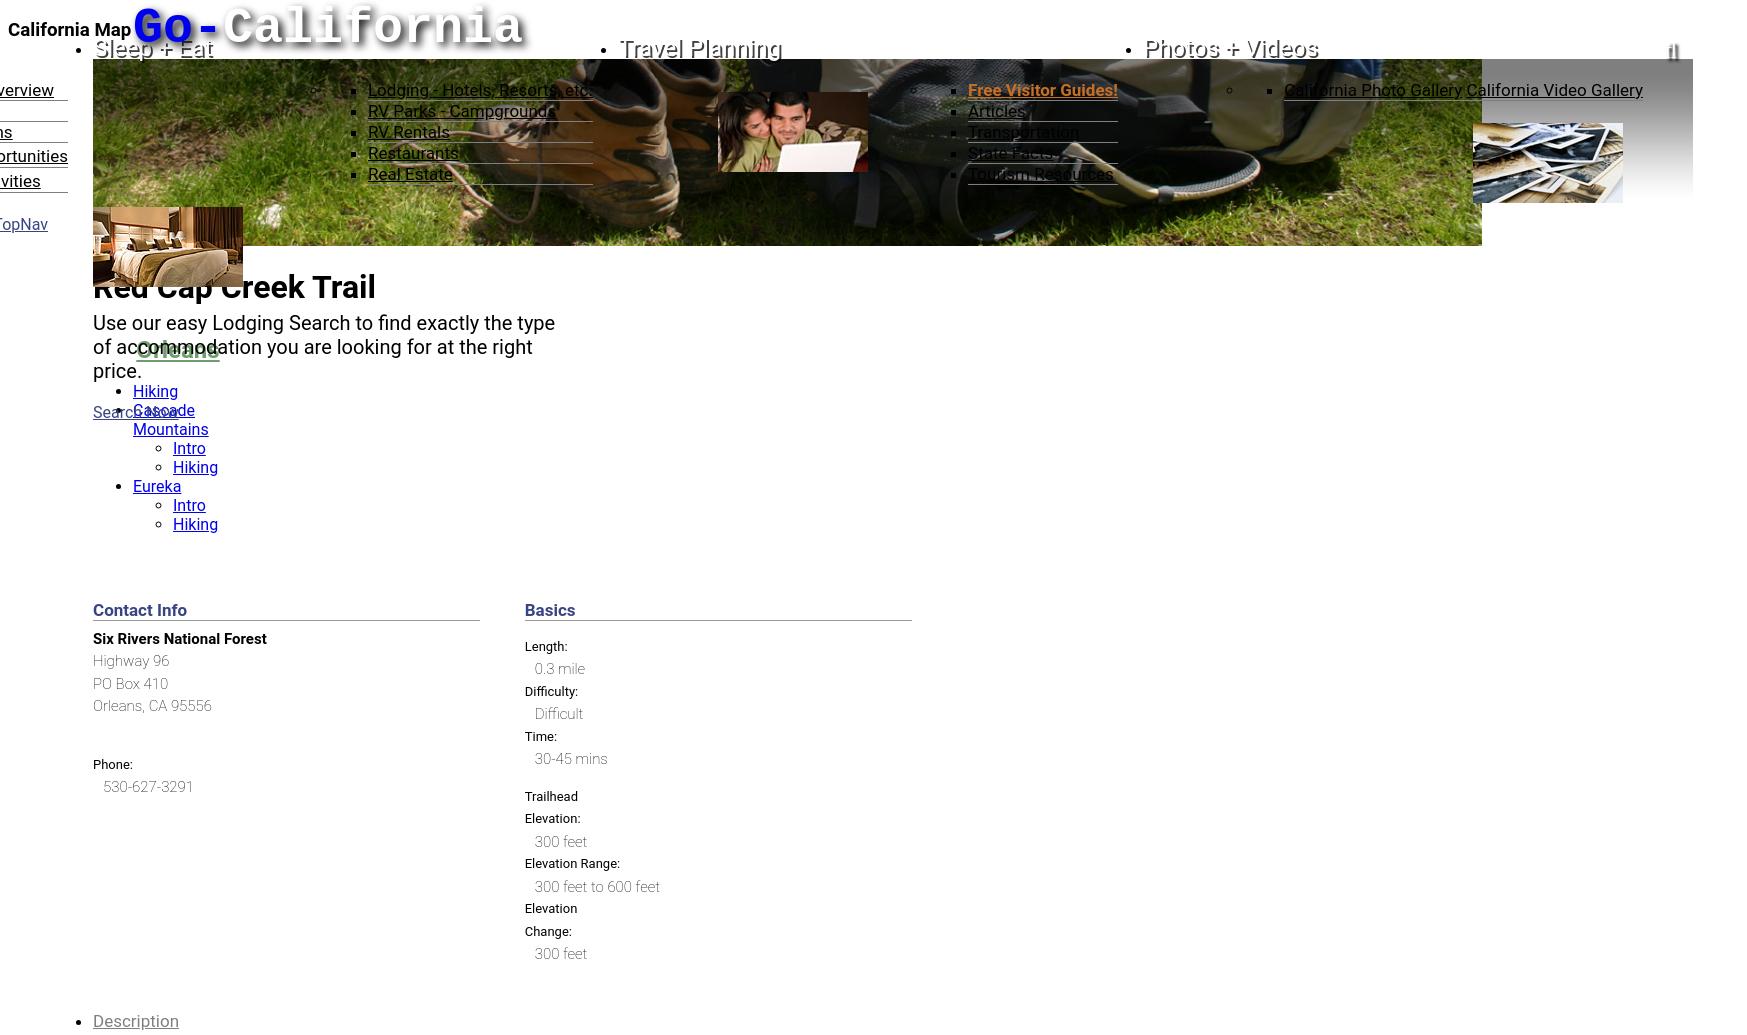 The height and width of the screenshot is (1035, 1747). I want to click on 'Six Rivers National Forest', so click(92, 636).